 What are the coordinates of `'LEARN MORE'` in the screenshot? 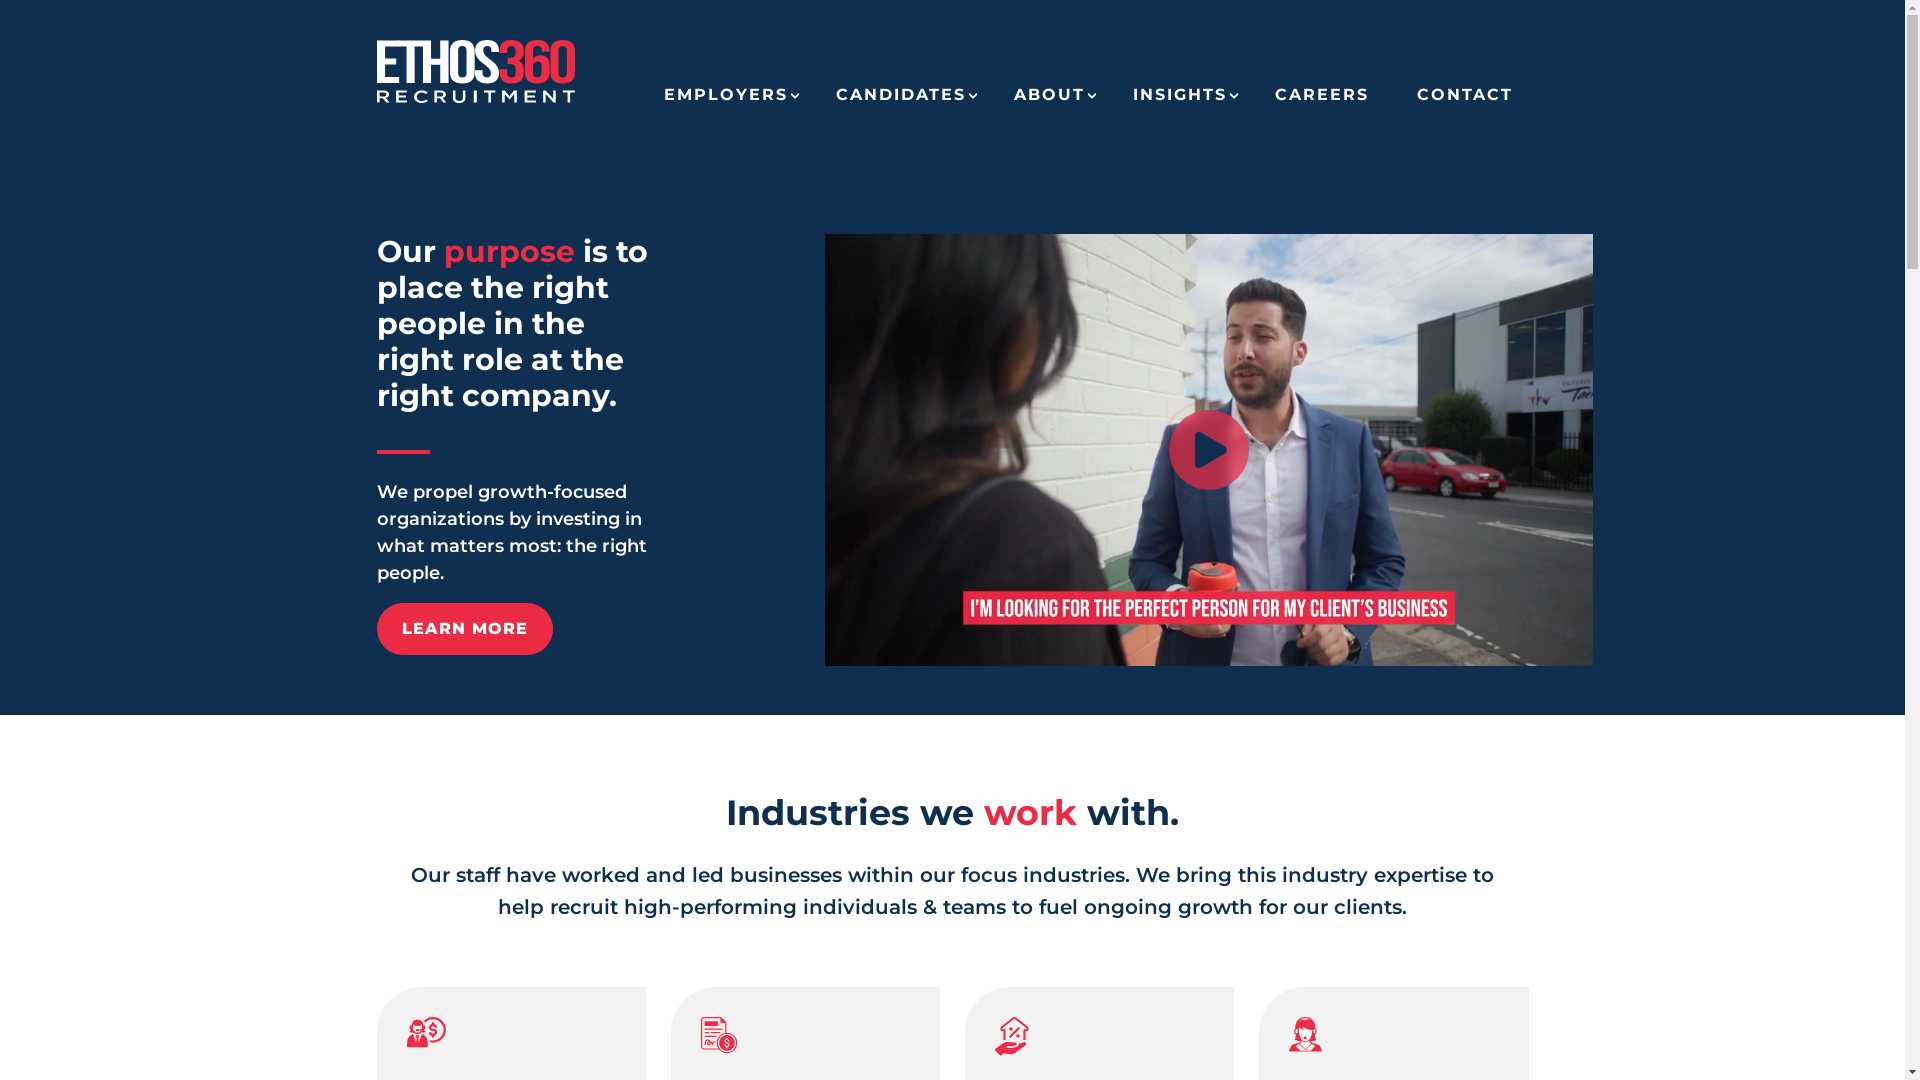 It's located at (463, 627).